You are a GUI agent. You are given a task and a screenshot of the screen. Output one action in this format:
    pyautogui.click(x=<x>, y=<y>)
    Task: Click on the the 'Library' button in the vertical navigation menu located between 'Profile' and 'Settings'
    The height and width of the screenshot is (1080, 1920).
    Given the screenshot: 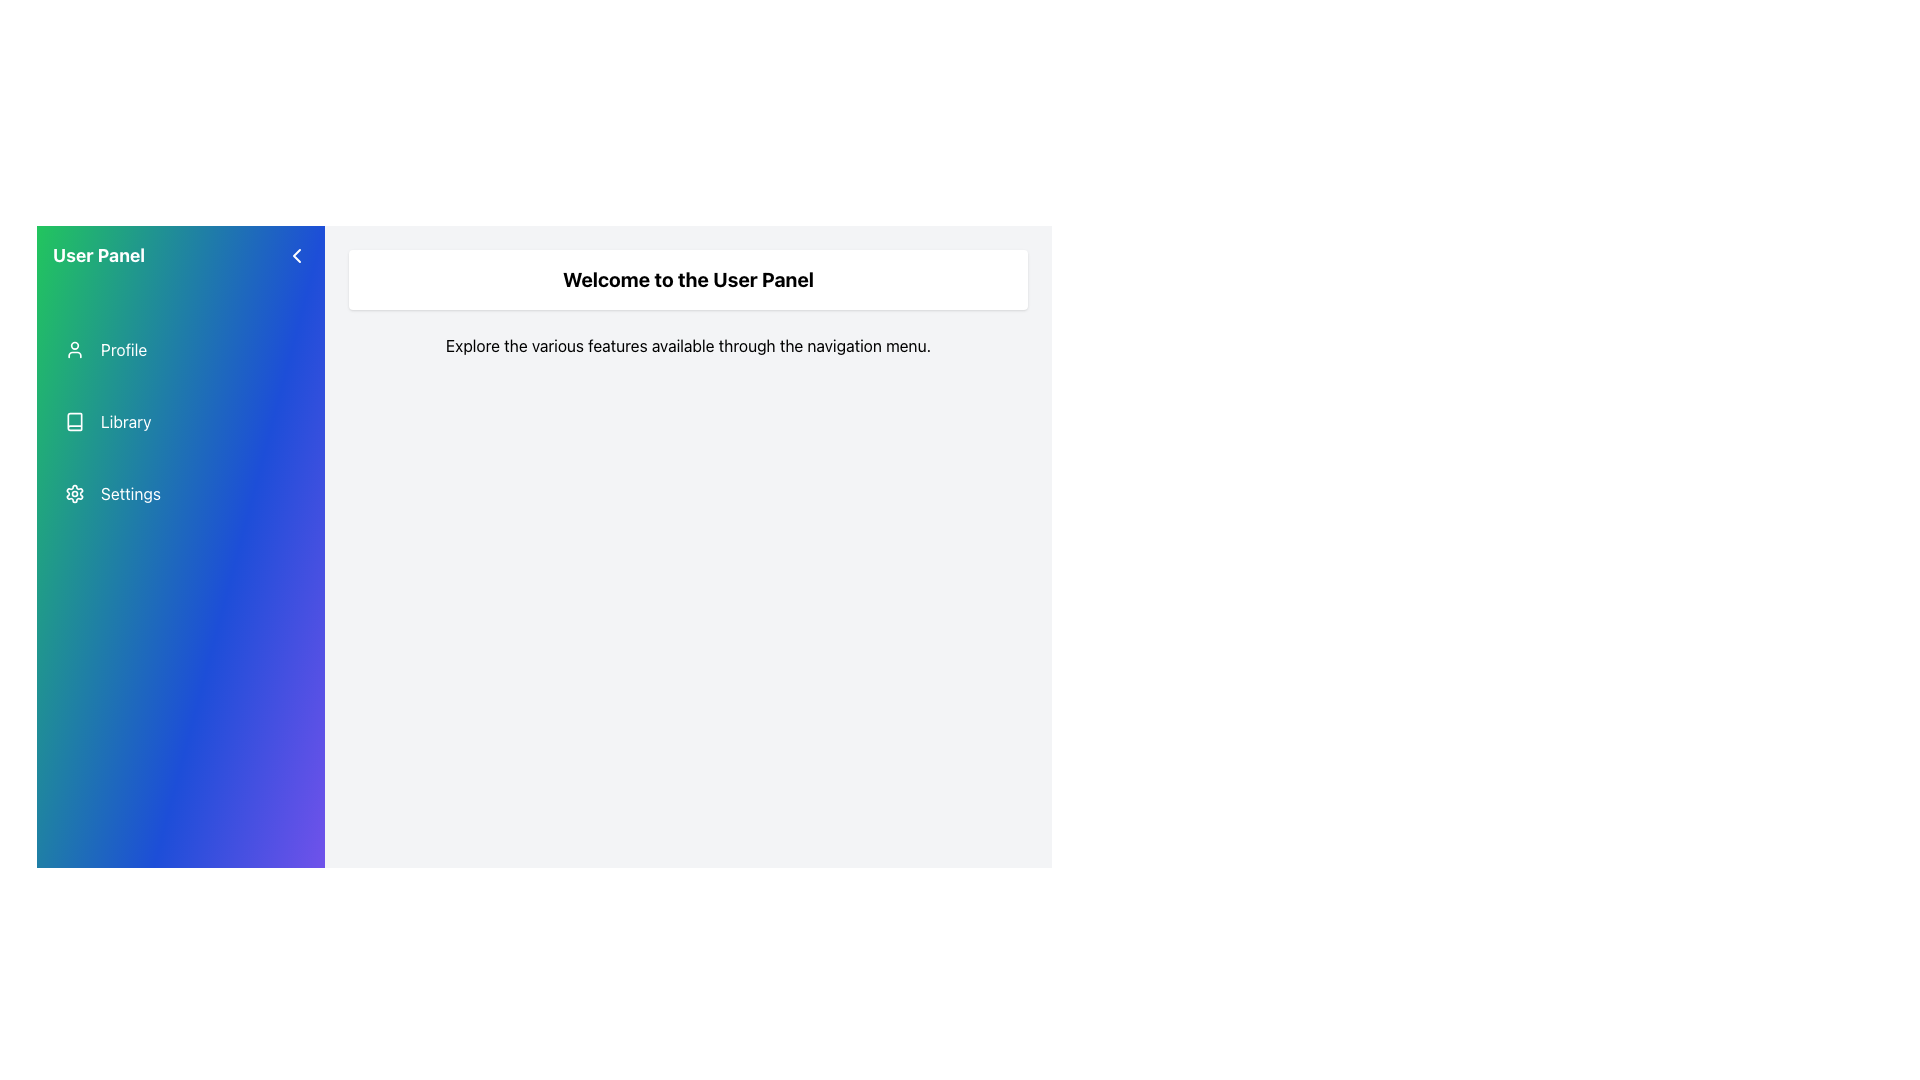 What is the action you would take?
    pyautogui.click(x=181, y=420)
    